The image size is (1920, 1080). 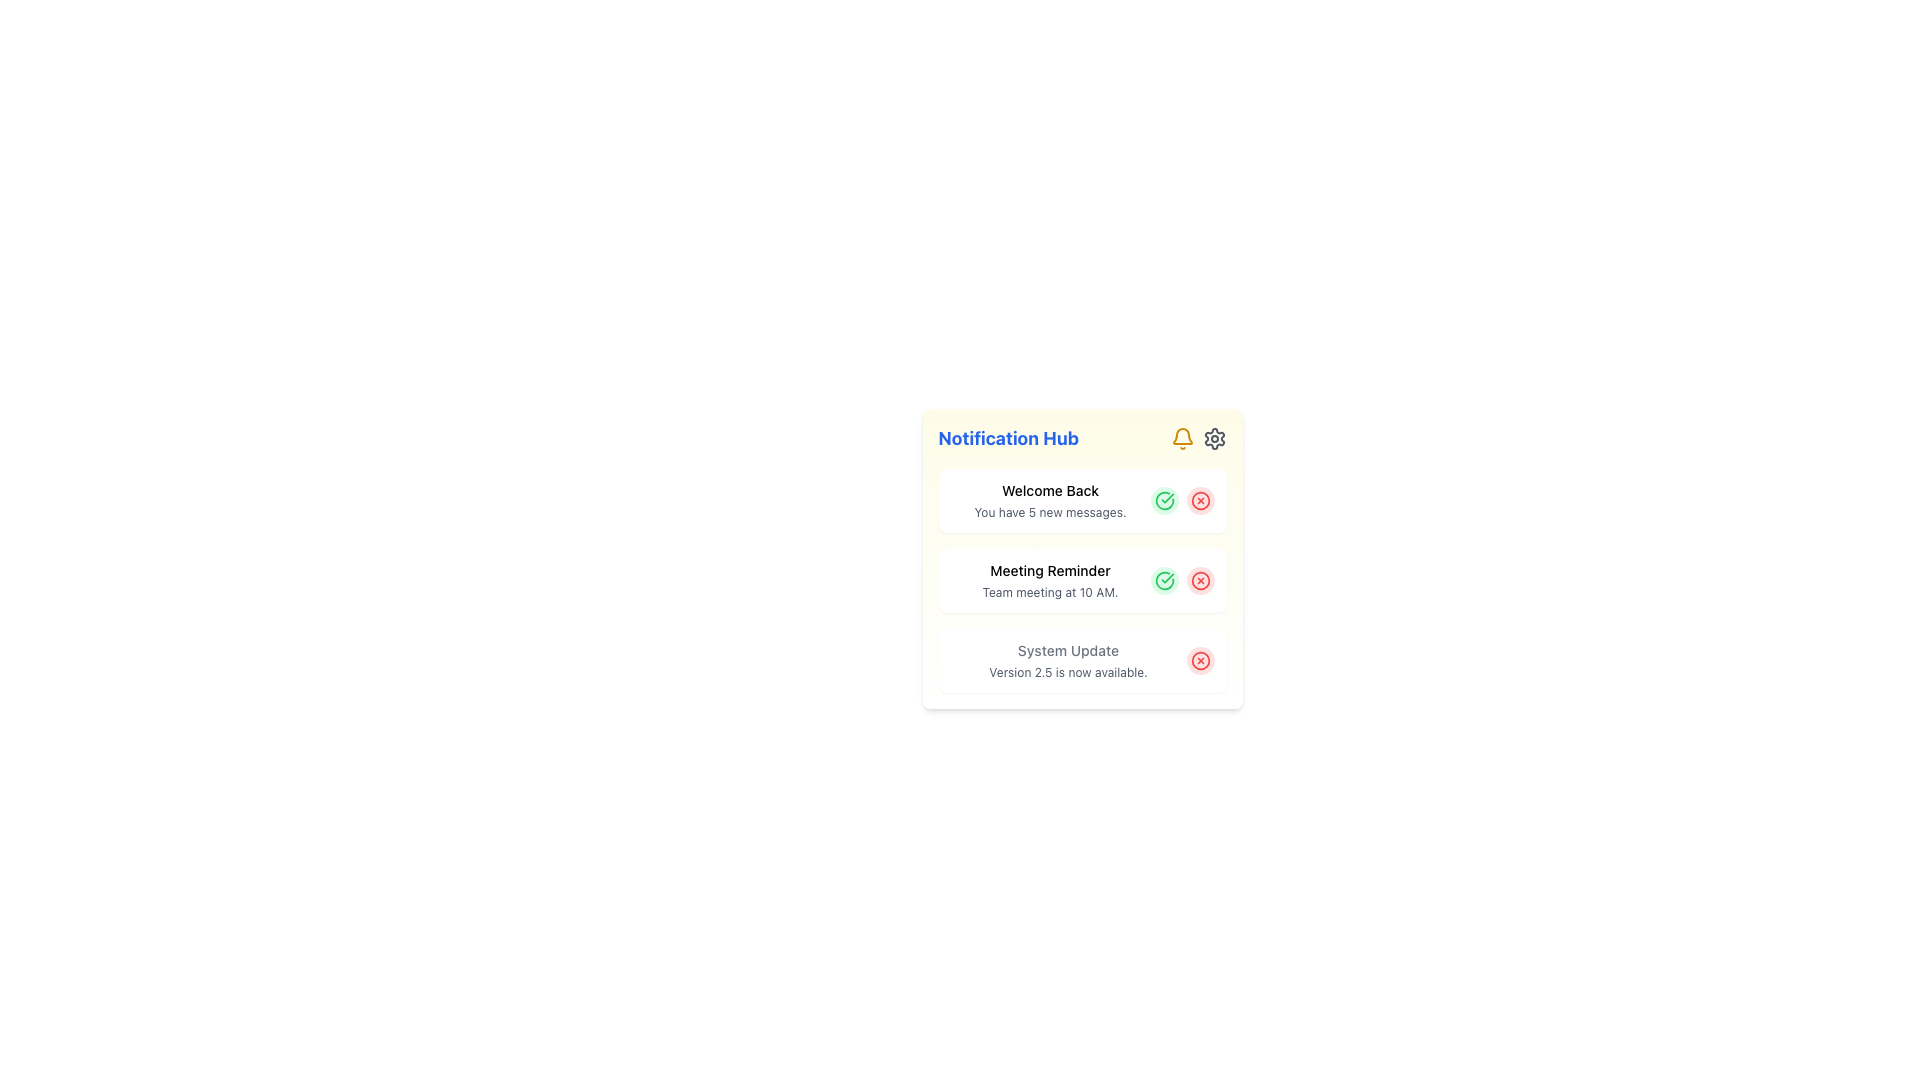 What do you see at coordinates (1081, 660) in the screenshot?
I see `the Notification Card that provides information about a system update, which is the third card in a vertical list layout` at bounding box center [1081, 660].